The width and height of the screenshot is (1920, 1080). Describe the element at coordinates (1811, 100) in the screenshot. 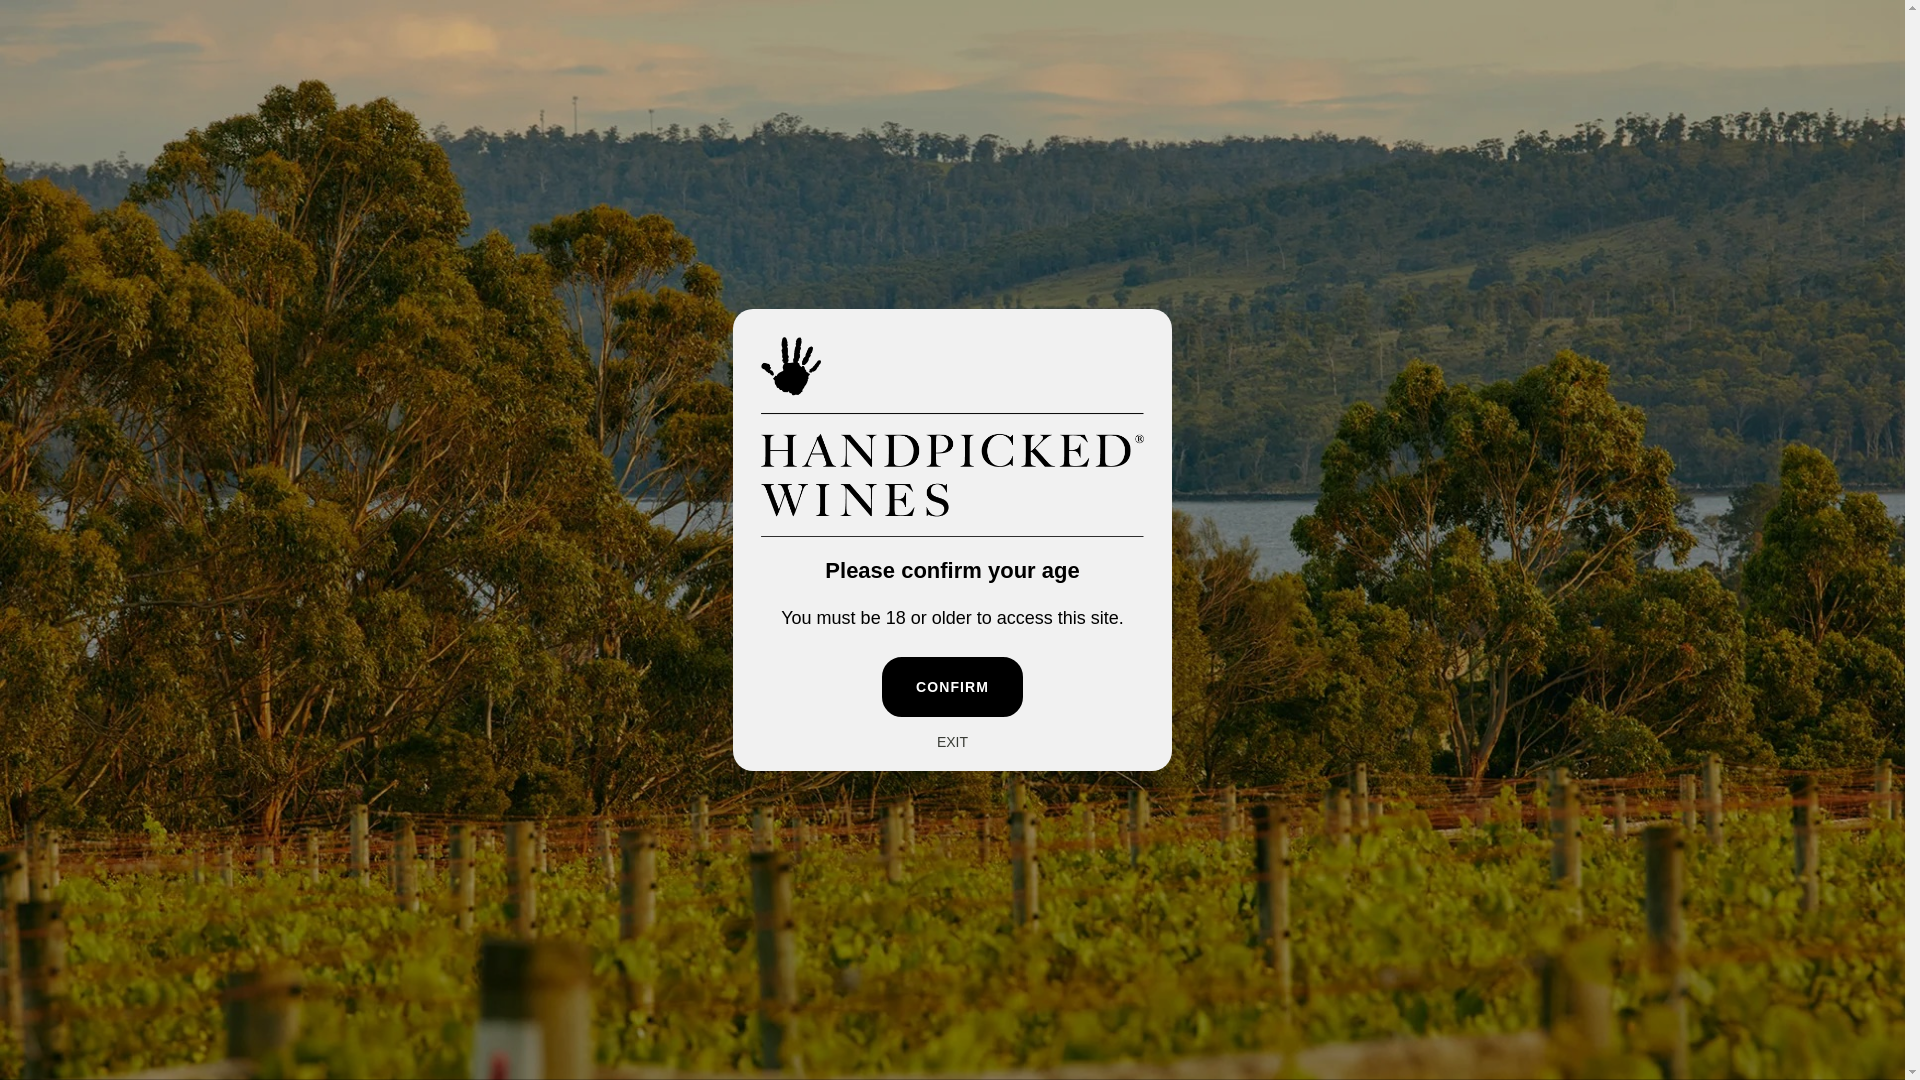

I see `'Cart'` at that location.